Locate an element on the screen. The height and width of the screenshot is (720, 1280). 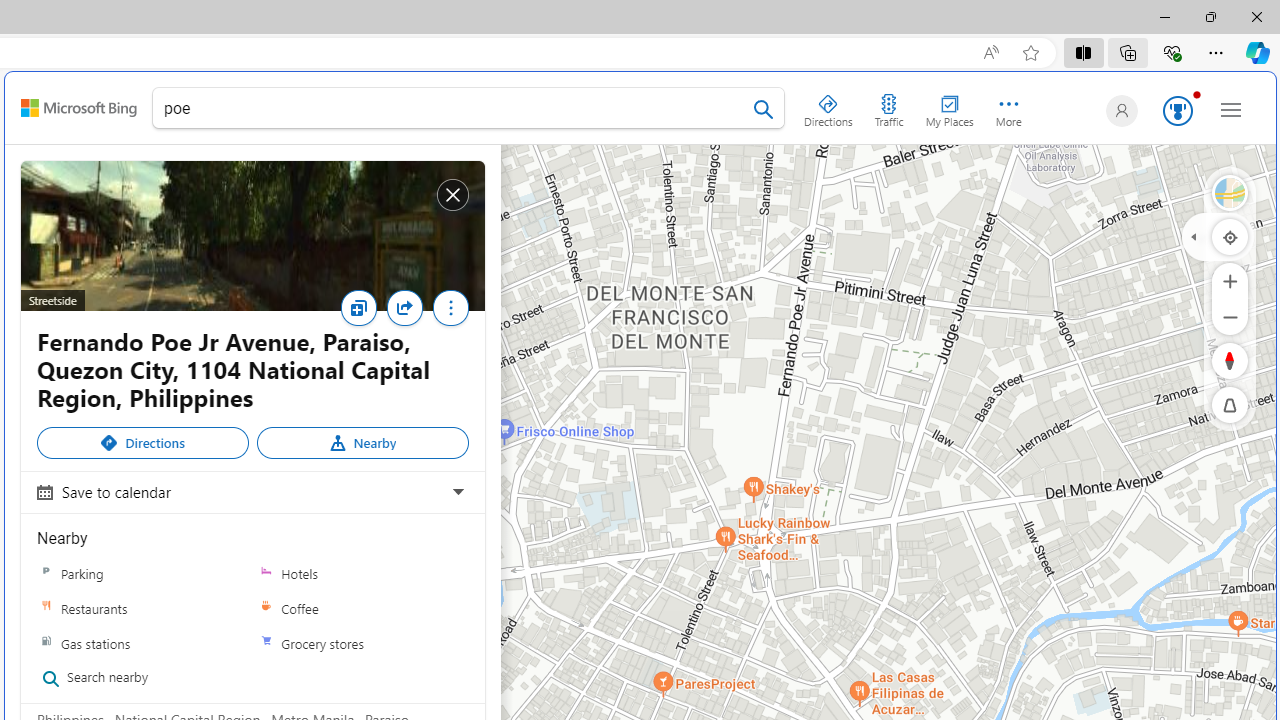
'Traffic' is located at coordinates (887, 106).